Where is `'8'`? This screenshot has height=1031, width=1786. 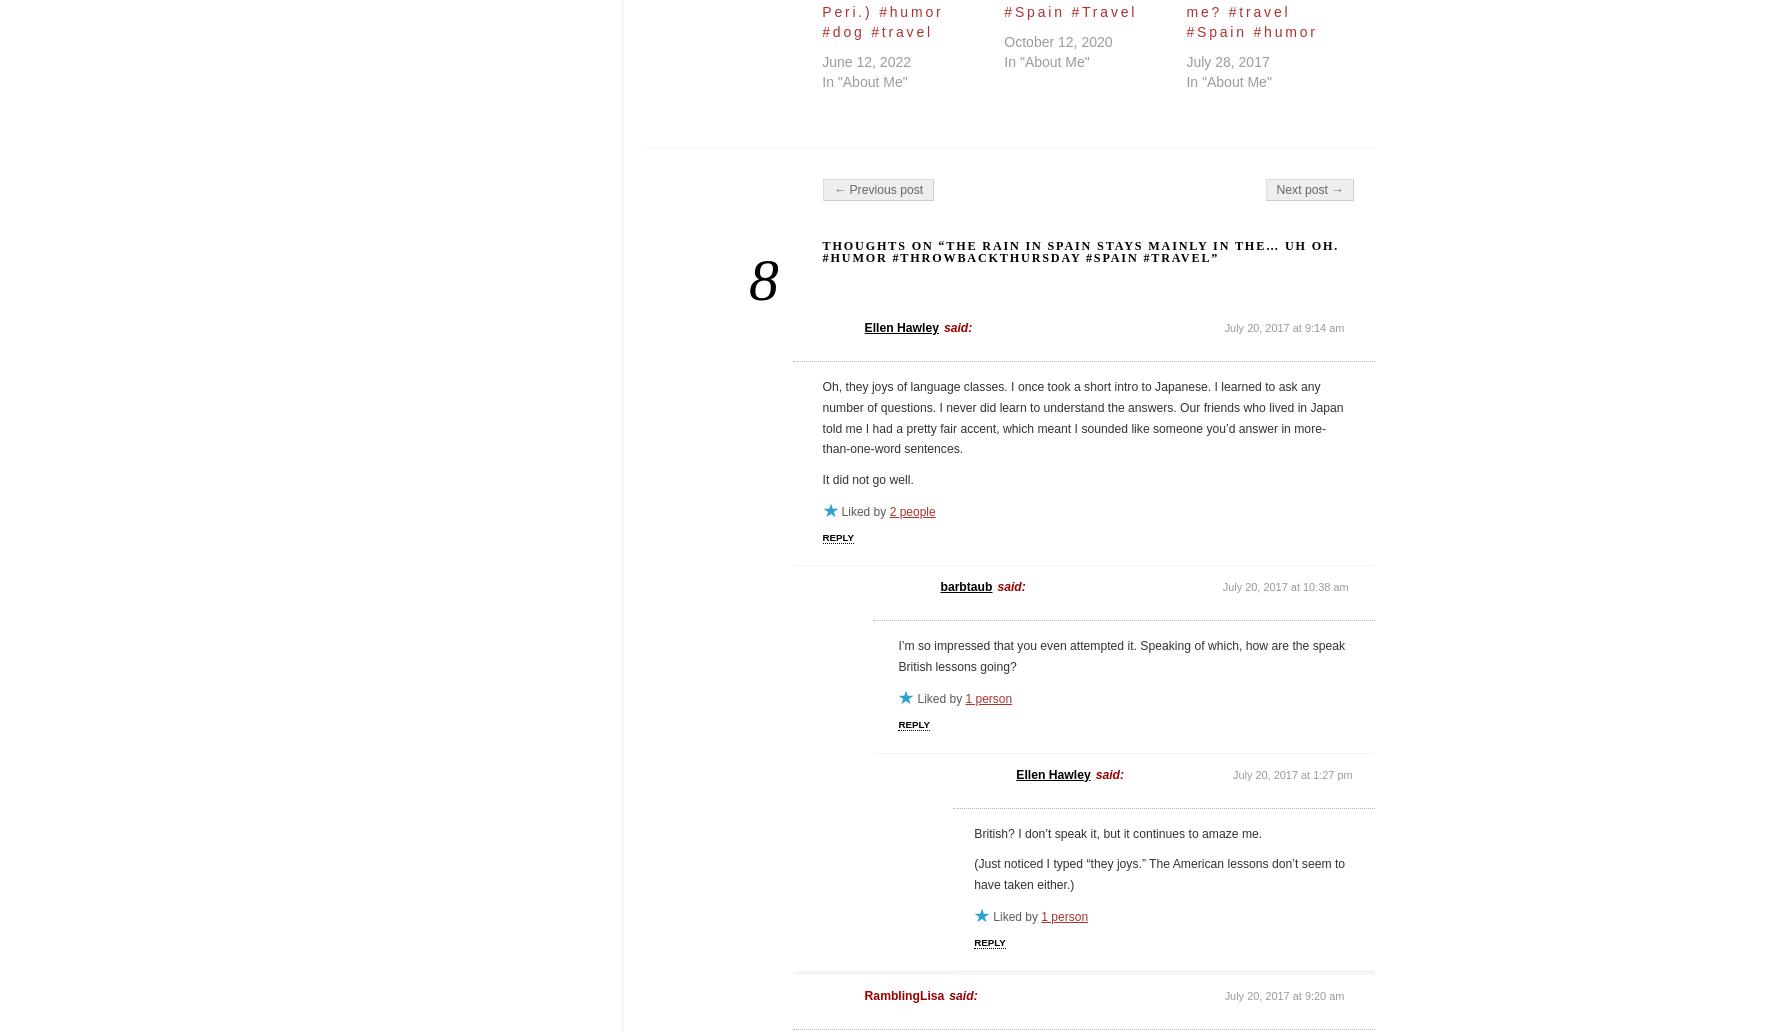 '8' is located at coordinates (746, 278).